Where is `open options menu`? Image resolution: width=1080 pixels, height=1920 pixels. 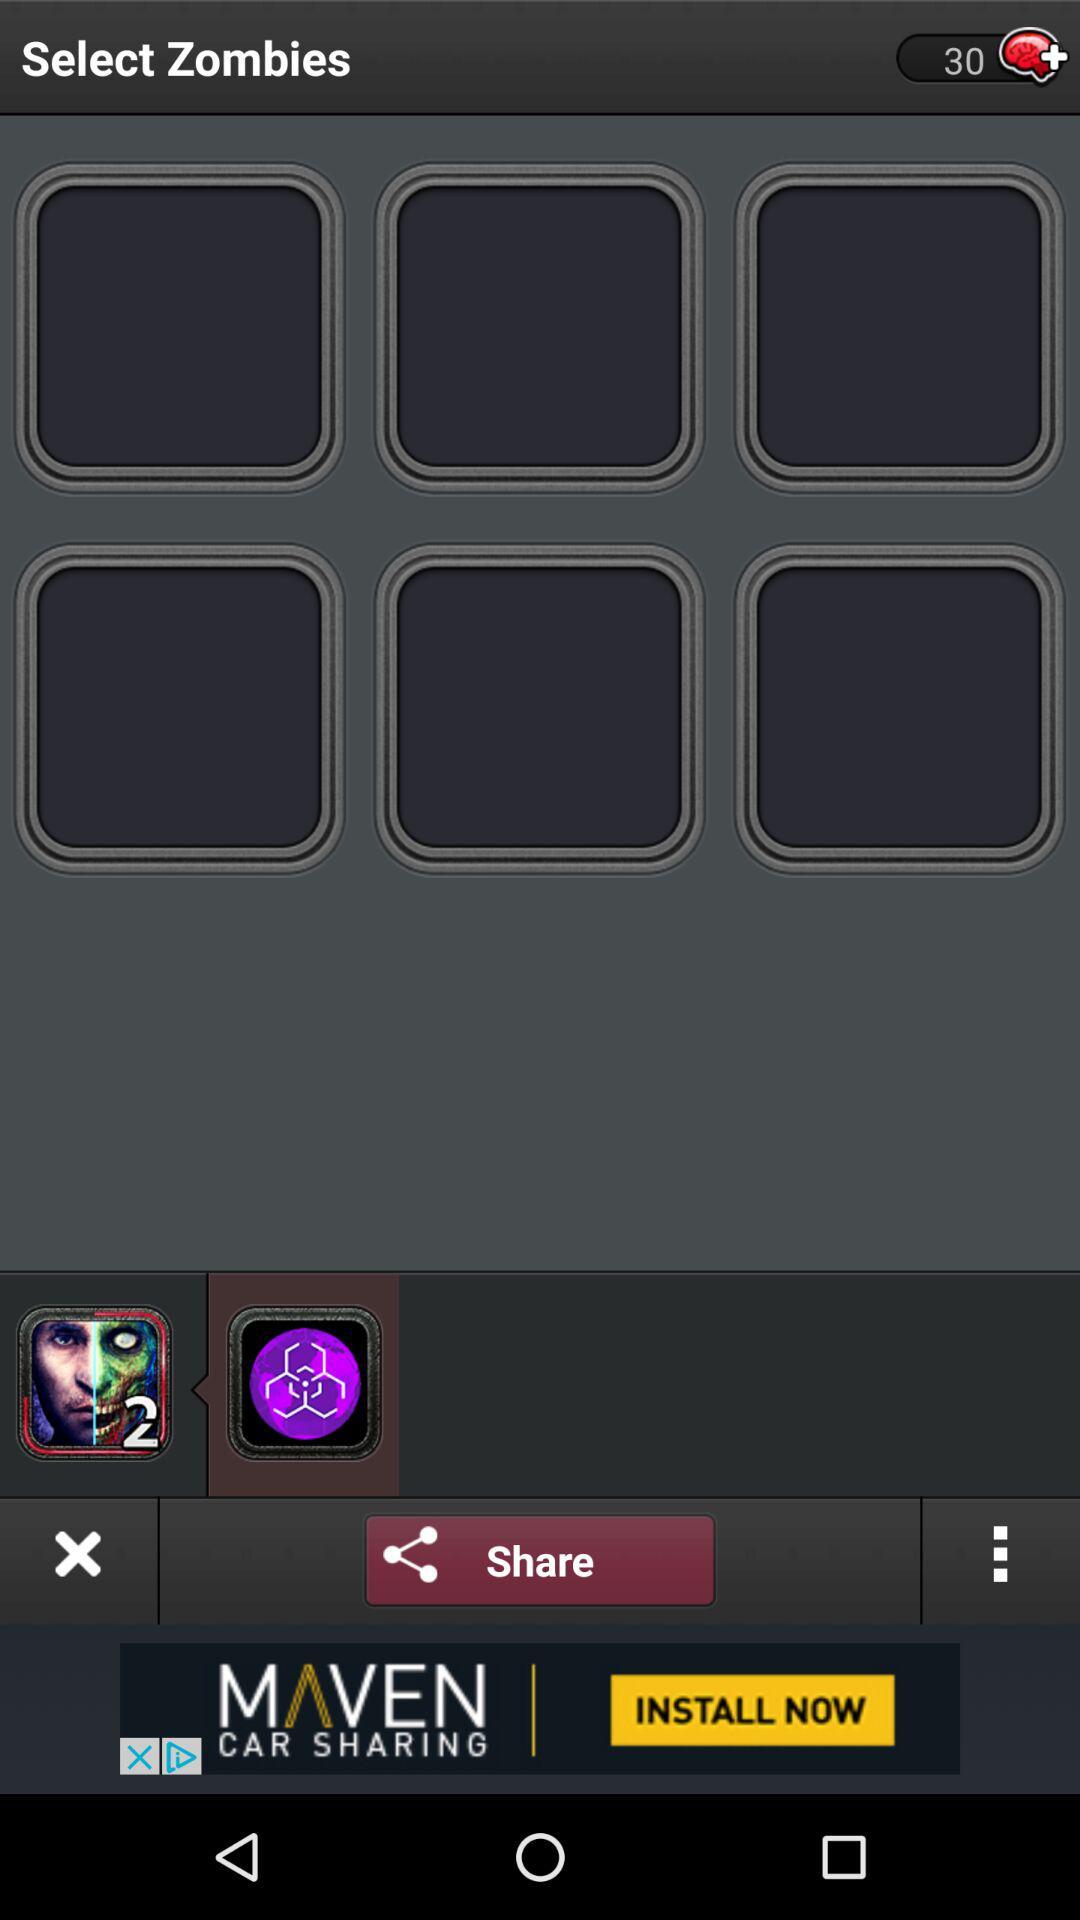 open options menu is located at coordinates (1001, 1559).